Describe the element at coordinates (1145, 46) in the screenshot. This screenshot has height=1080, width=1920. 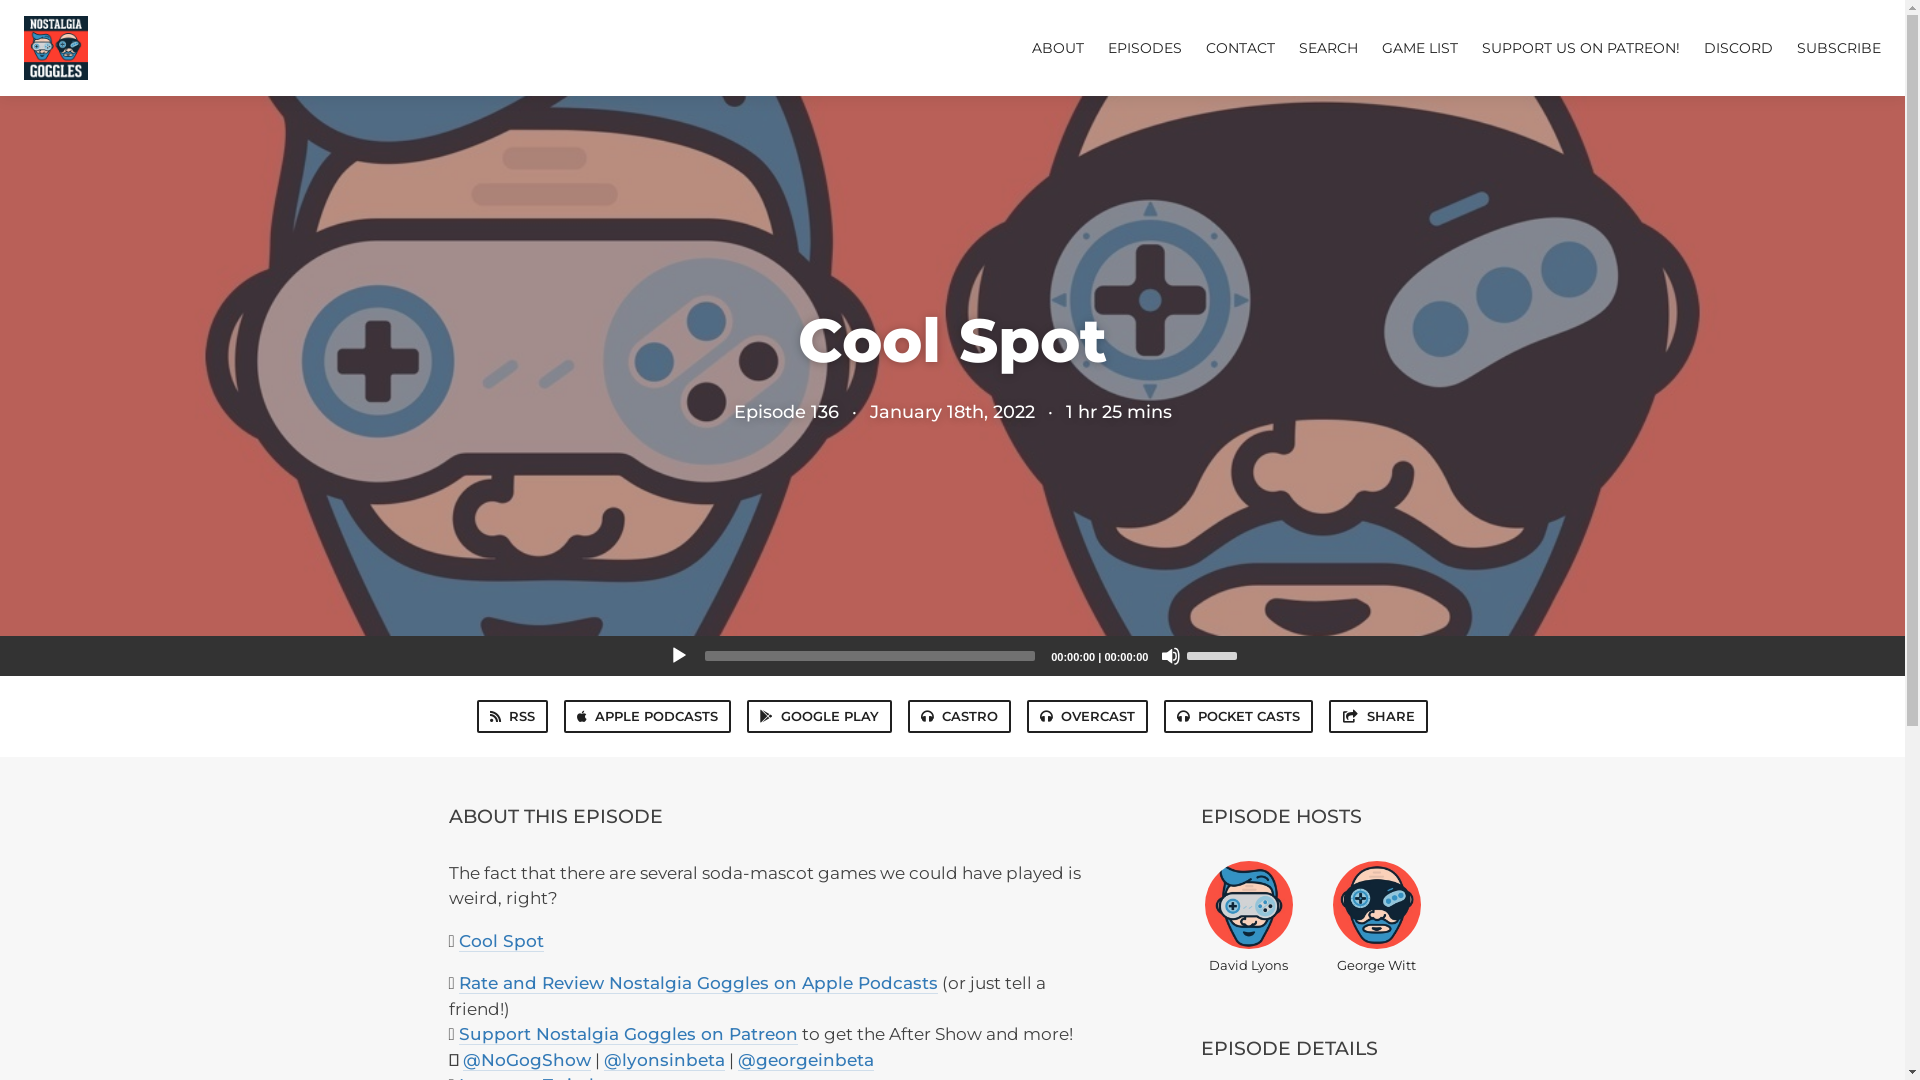
I see `'EPISODES'` at that location.